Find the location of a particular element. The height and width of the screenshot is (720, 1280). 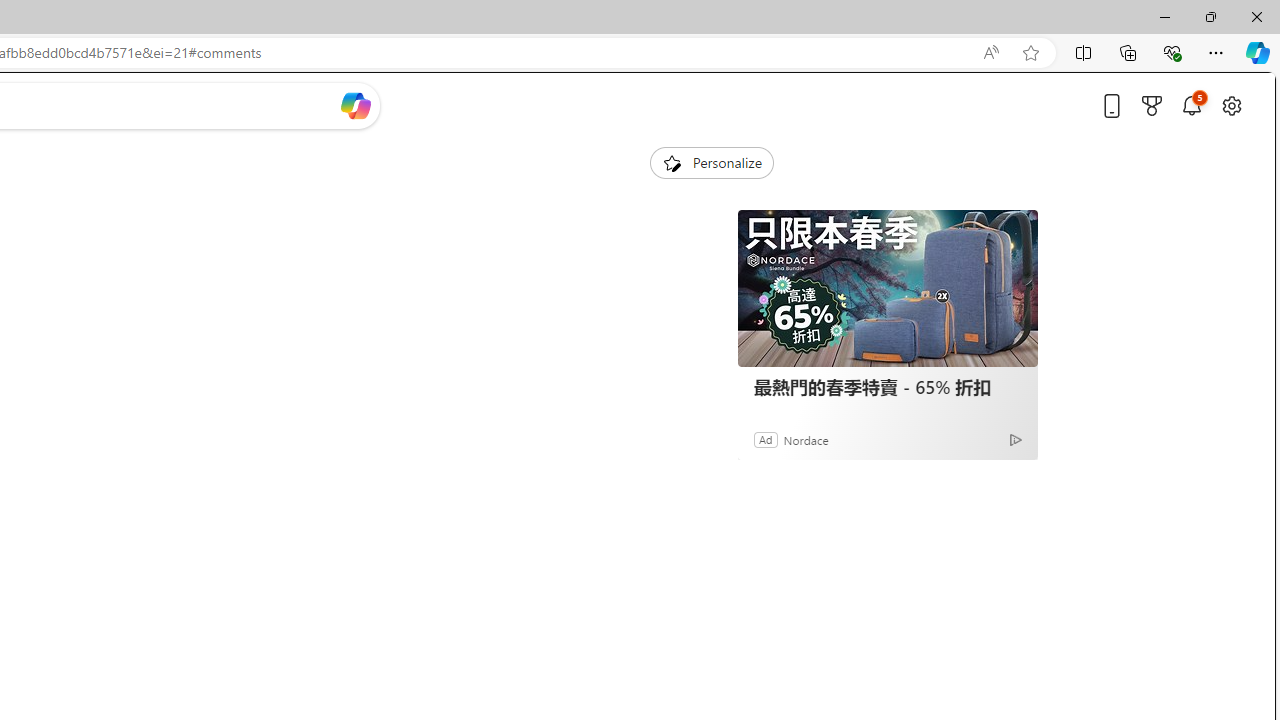

'To get missing image descriptions, open the context menu.' is located at coordinates (671, 161).